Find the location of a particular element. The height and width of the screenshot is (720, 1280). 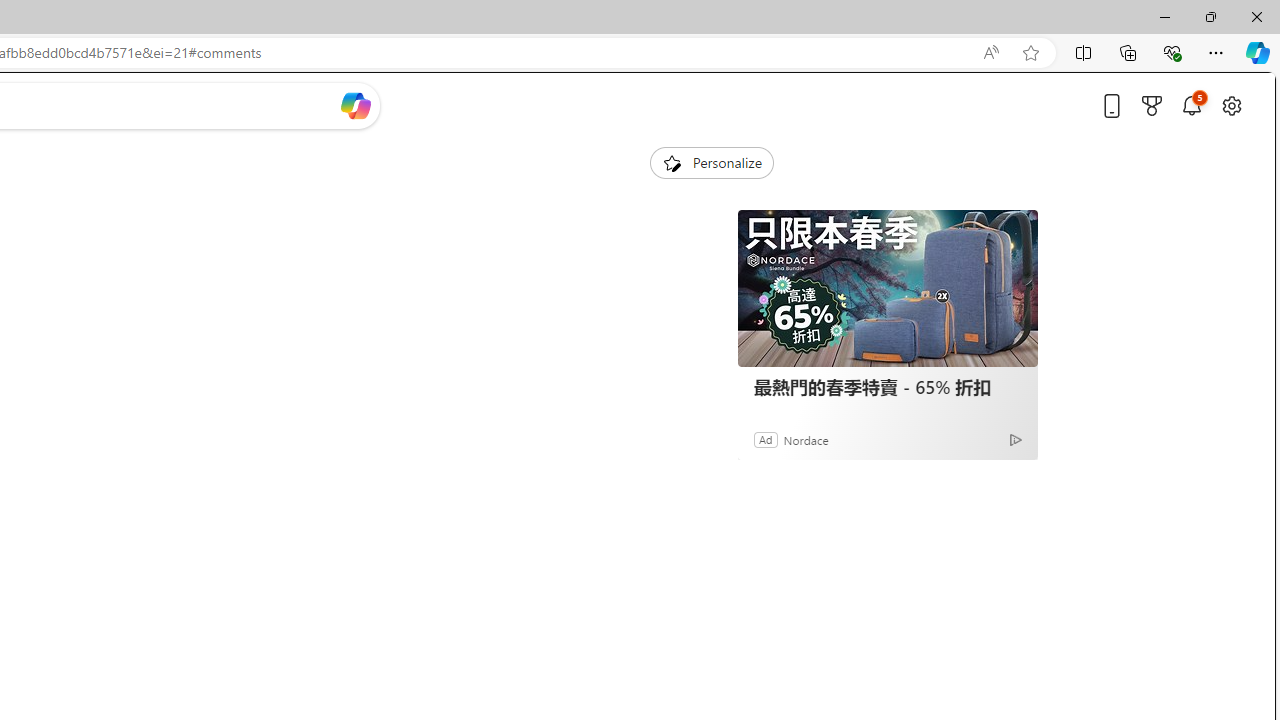

'To get missing image descriptions, open the context menu.' is located at coordinates (671, 161).